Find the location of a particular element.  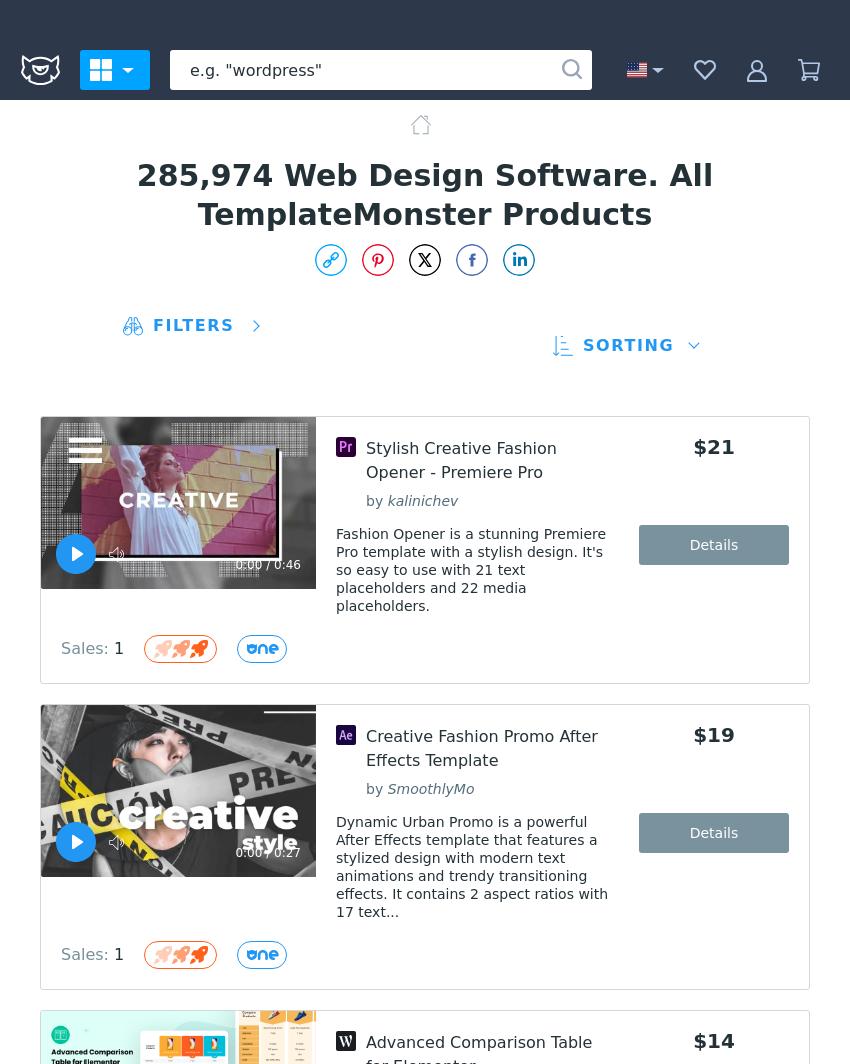

'$21' is located at coordinates (712, 446).